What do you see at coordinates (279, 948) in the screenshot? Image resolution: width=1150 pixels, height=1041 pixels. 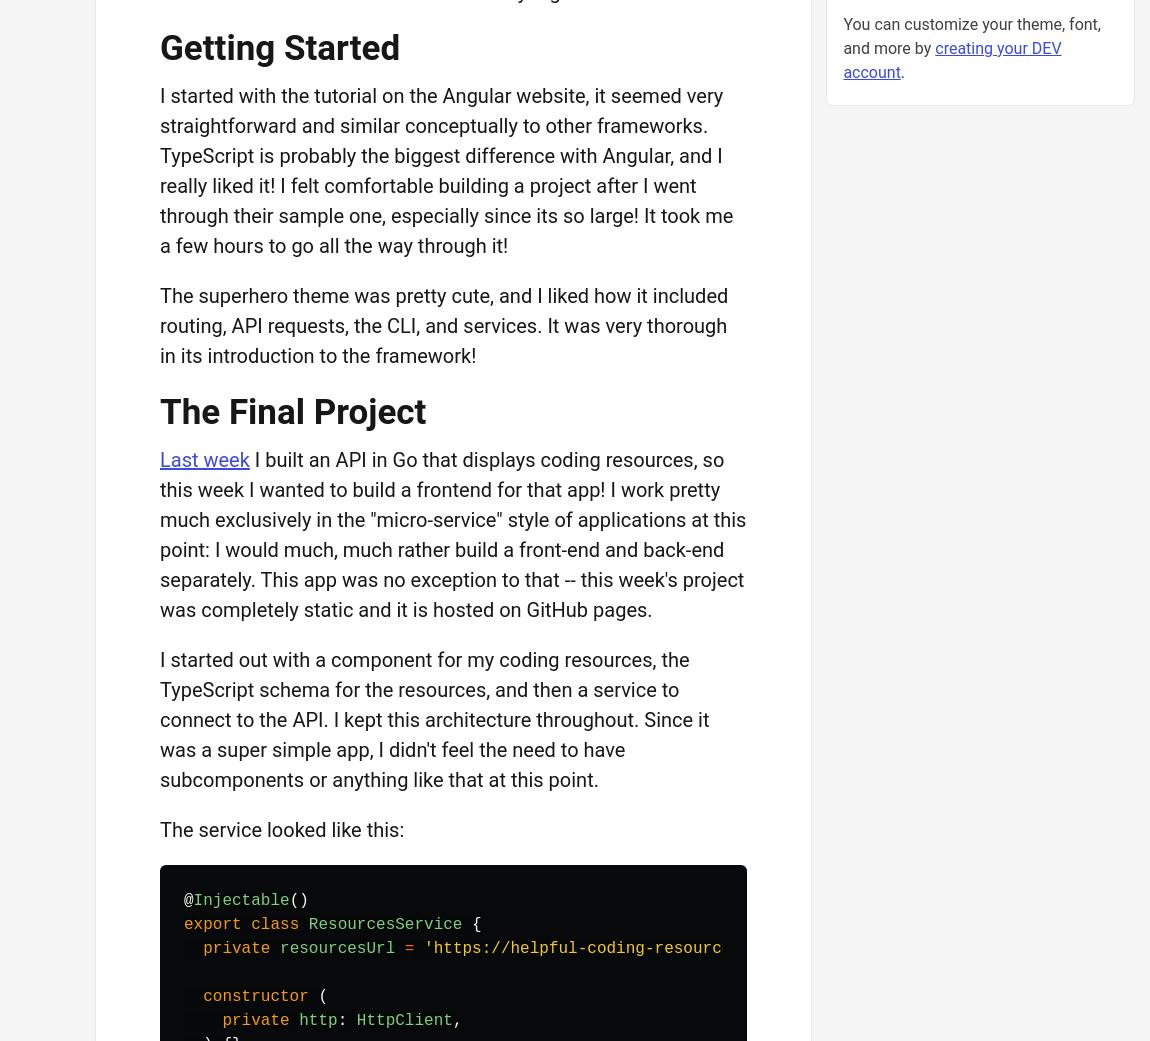 I see `'resourcesUrl'` at bounding box center [279, 948].